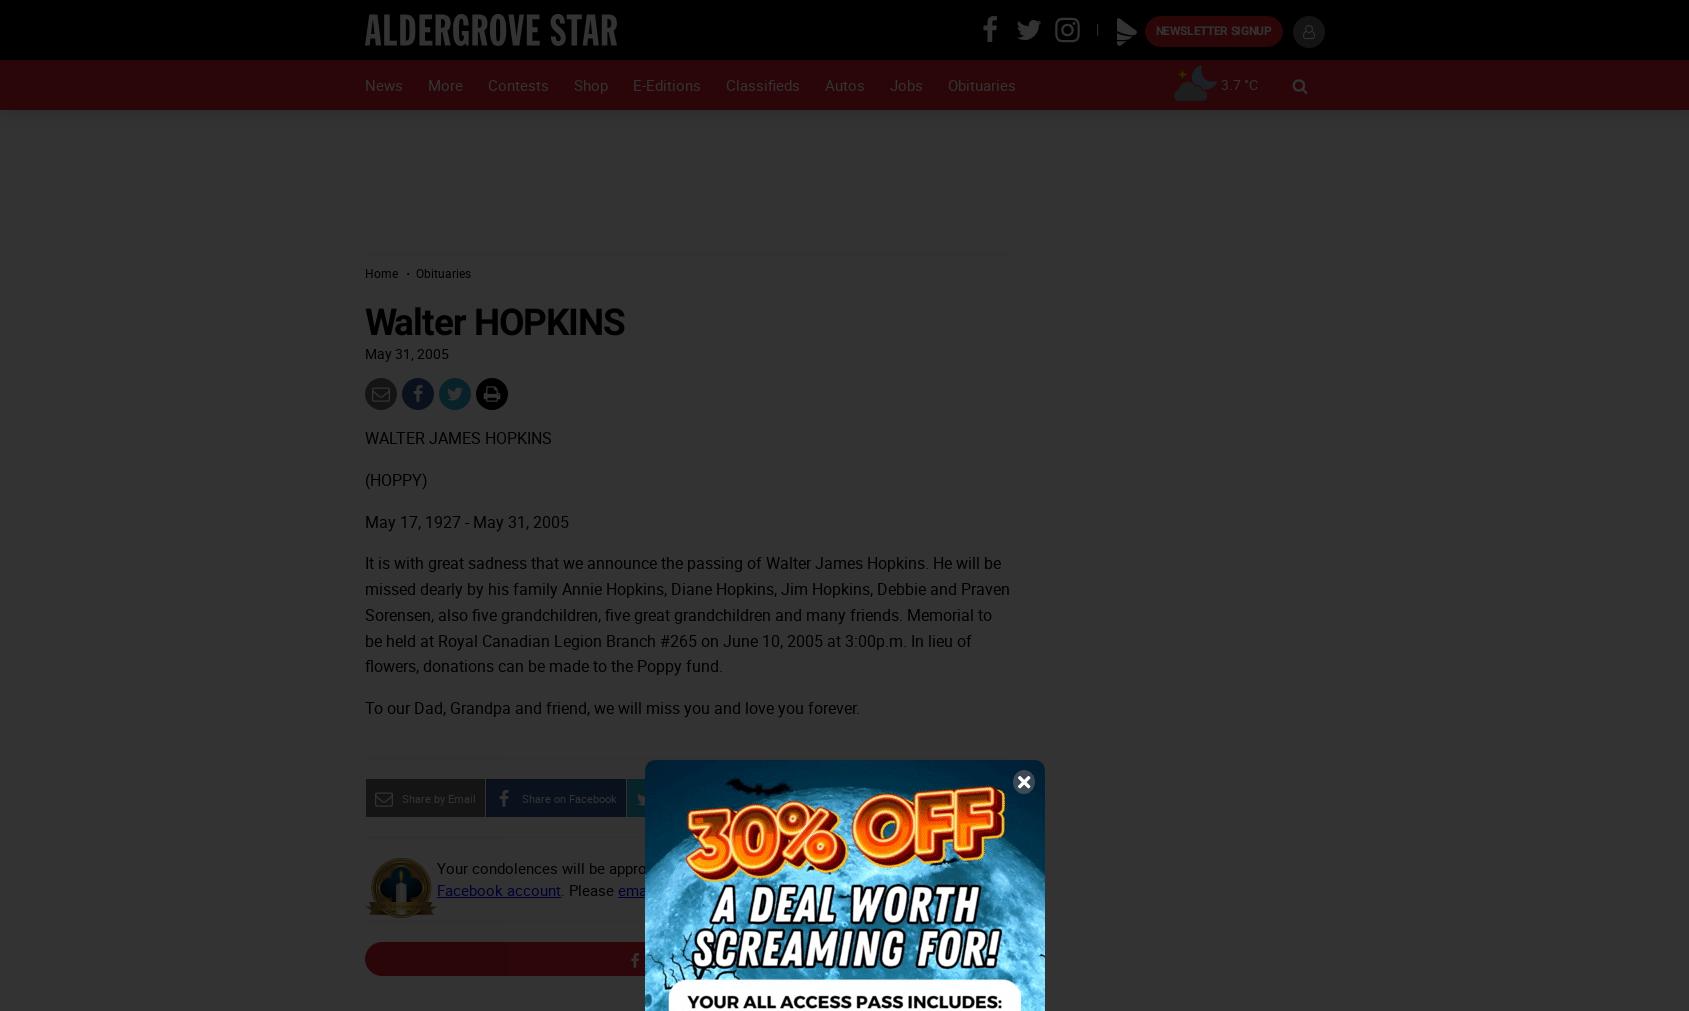  What do you see at coordinates (363, 272) in the screenshot?
I see `'Home'` at bounding box center [363, 272].